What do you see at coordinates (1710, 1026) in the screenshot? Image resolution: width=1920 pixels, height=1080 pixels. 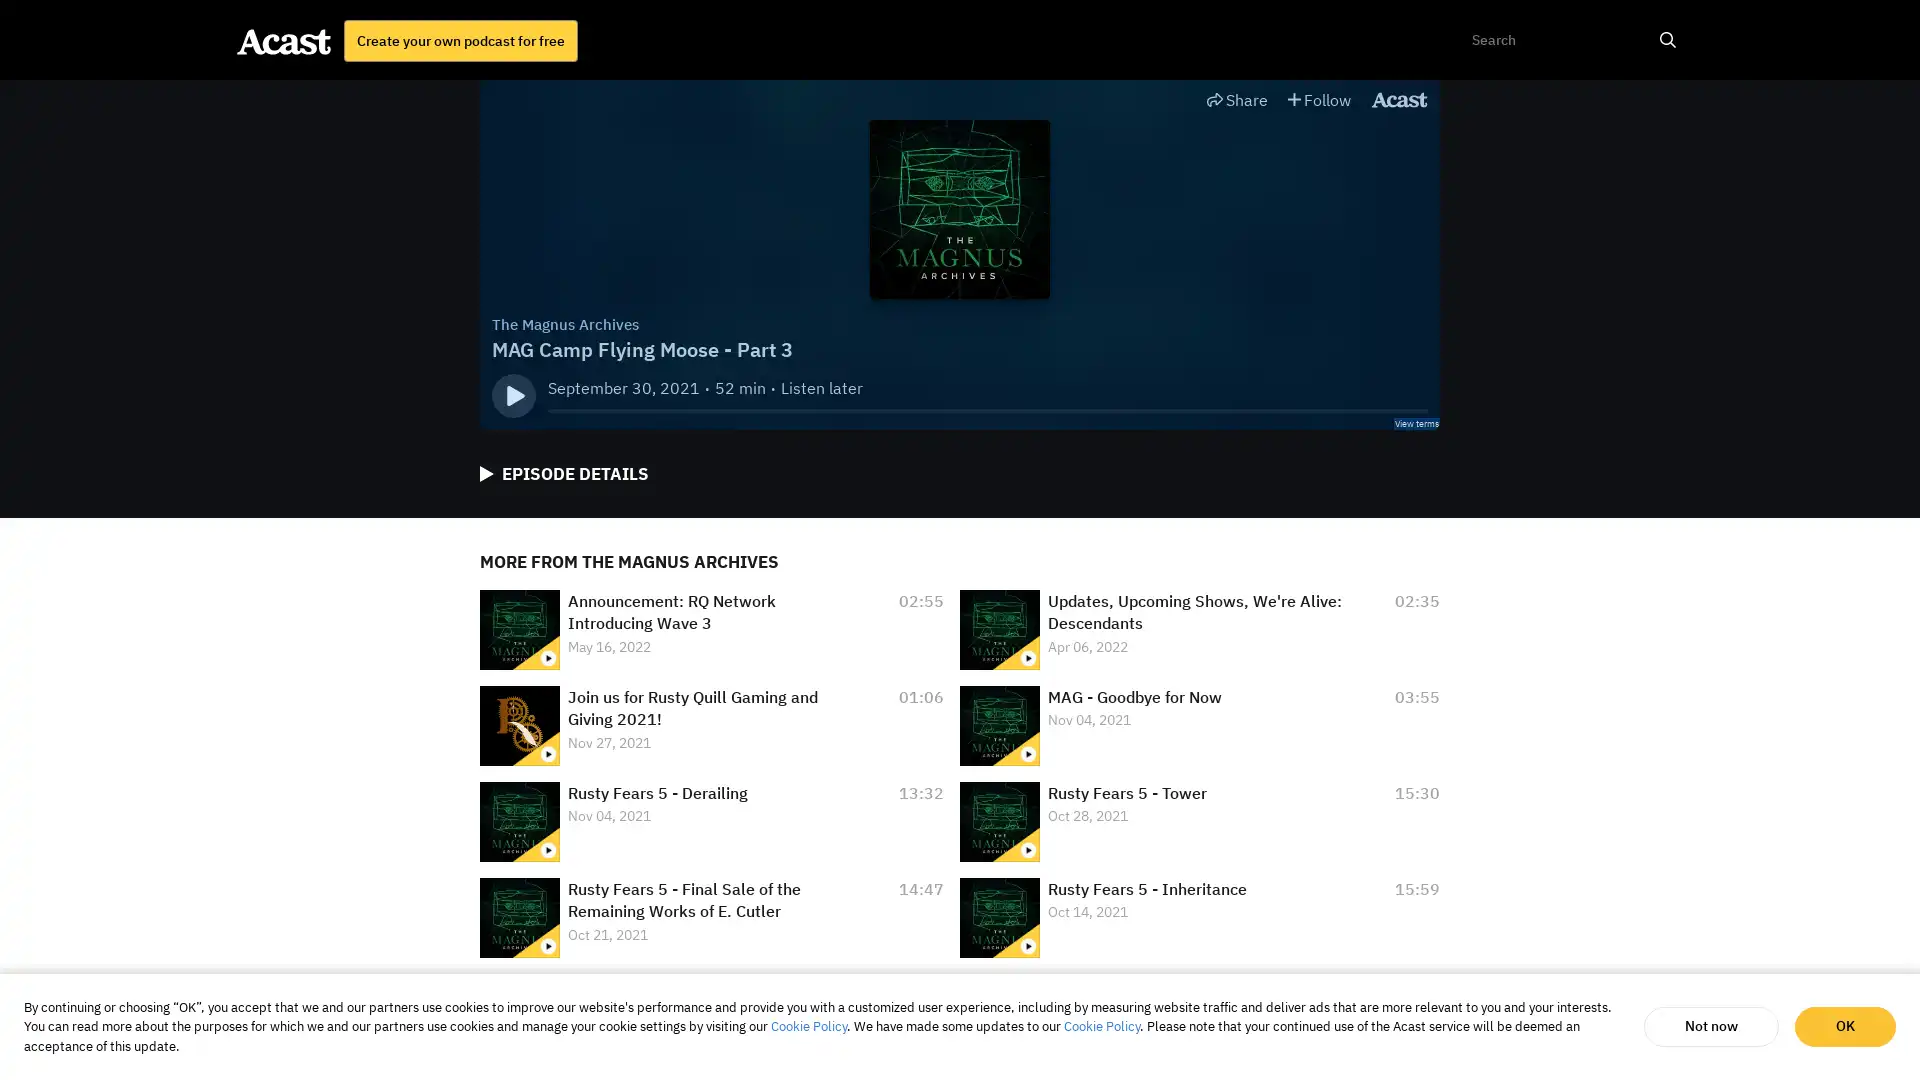 I see `Not now` at bounding box center [1710, 1026].